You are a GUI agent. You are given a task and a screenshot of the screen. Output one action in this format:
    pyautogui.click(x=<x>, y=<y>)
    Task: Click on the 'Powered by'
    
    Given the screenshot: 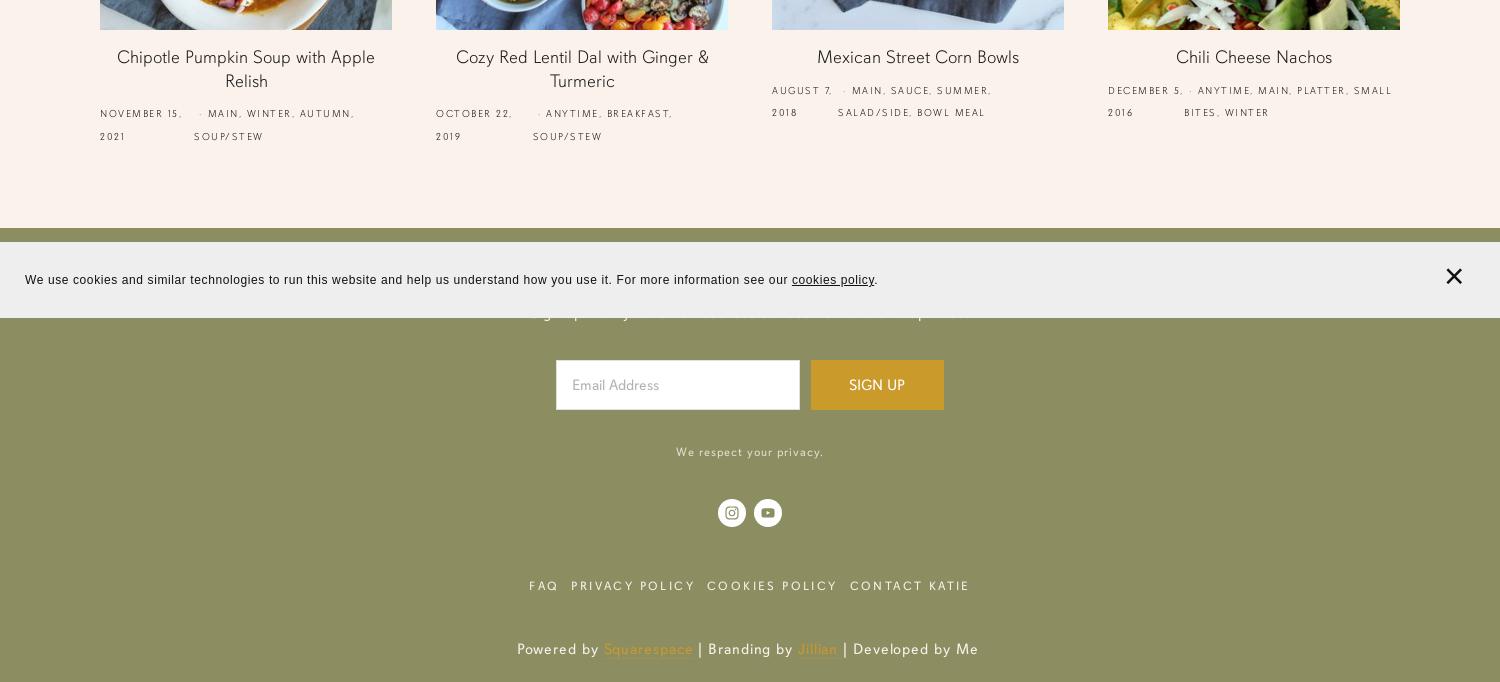 What is the action you would take?
    pyautogui.click(x=559, y=646)
    